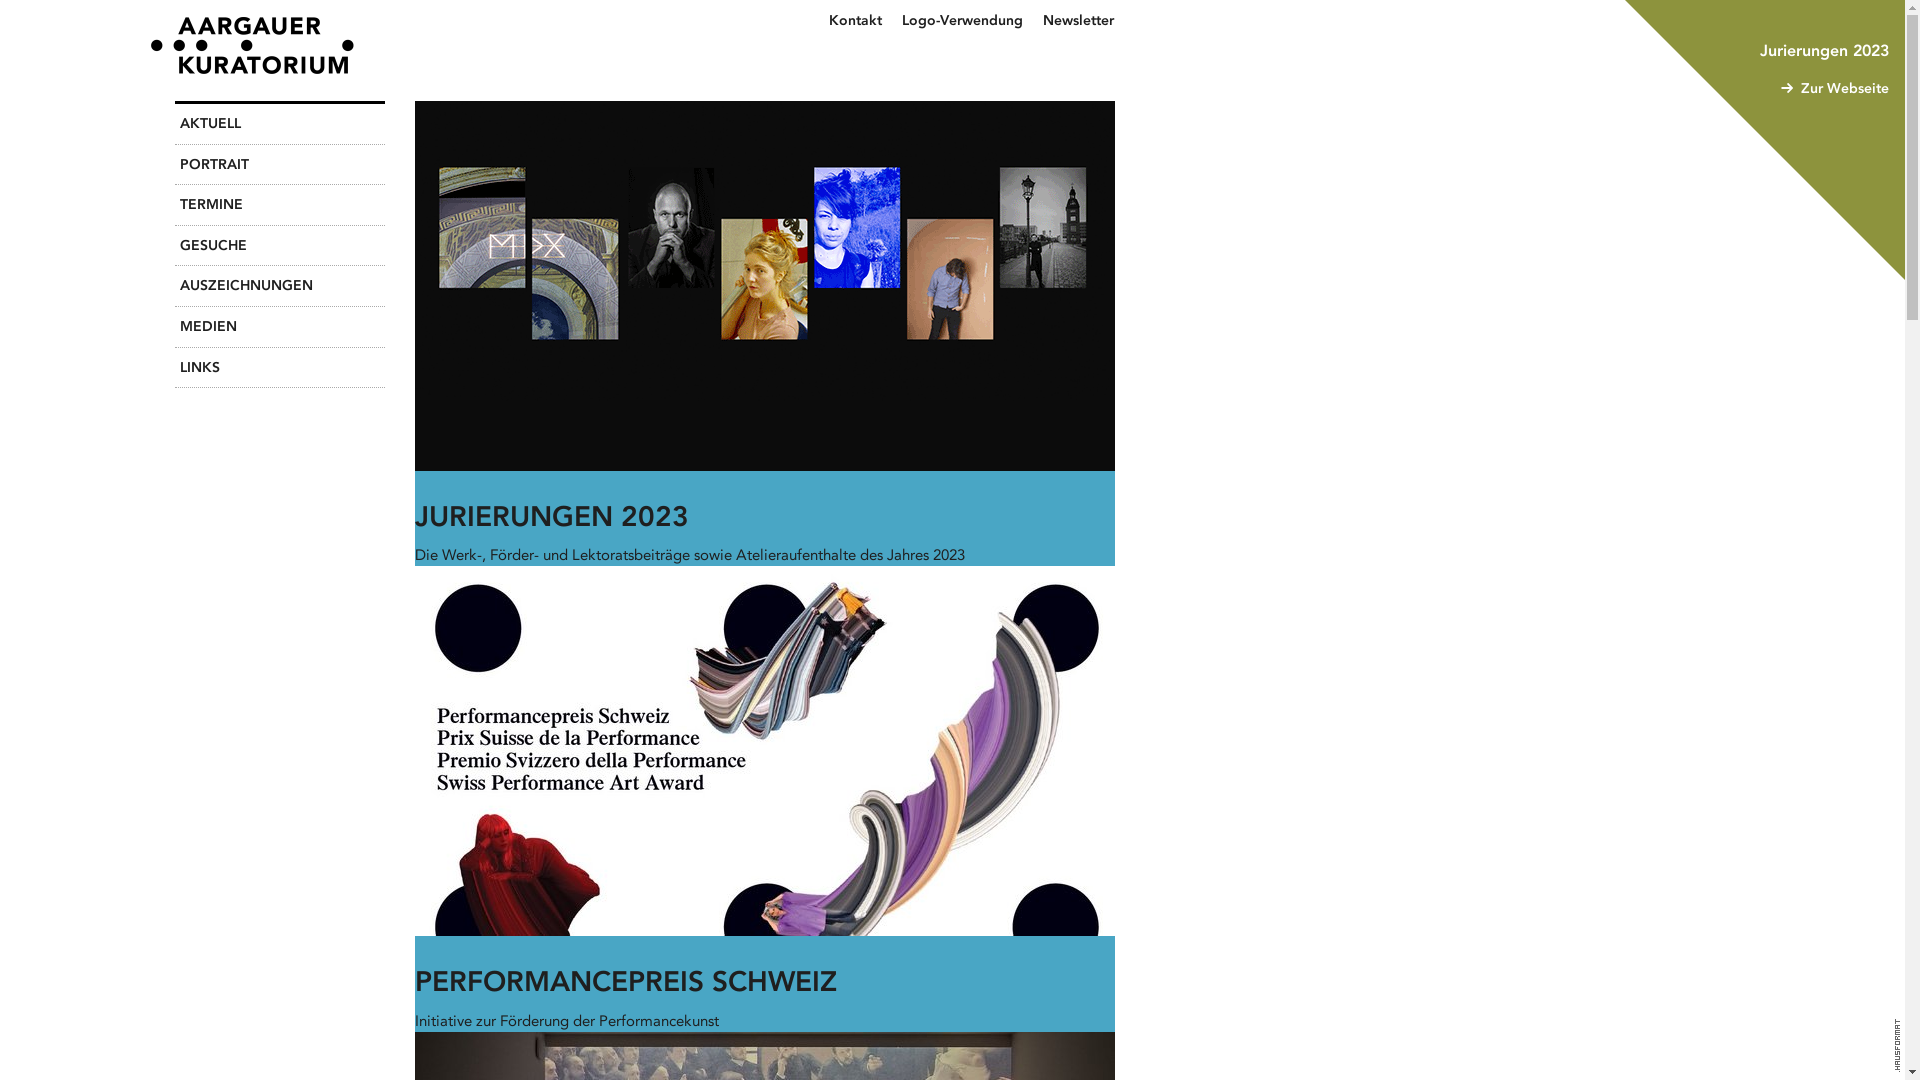  Describe the element at coordinates (174, 164) in the screenshot. I see `'PORTRAIT'` at that location.